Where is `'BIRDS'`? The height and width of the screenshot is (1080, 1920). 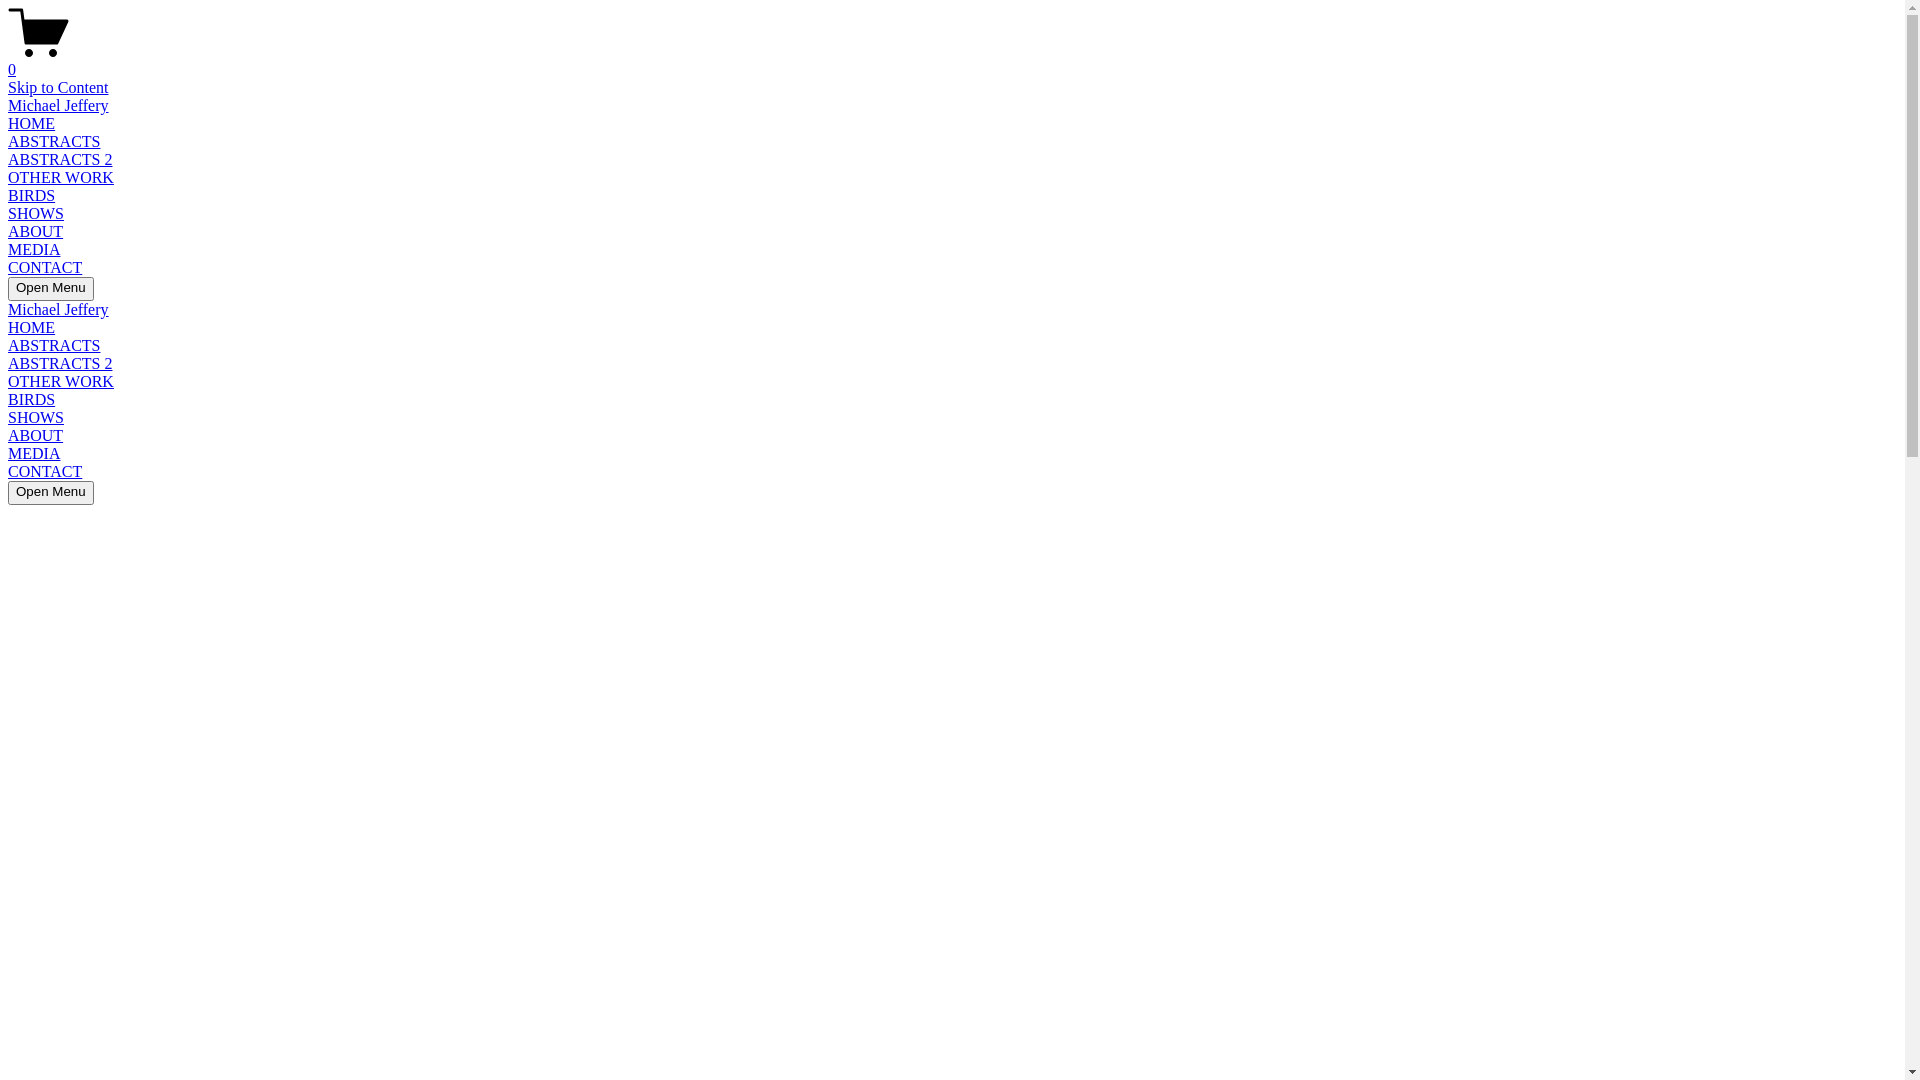 'BIRDS' is located at coordinates (8, 195).